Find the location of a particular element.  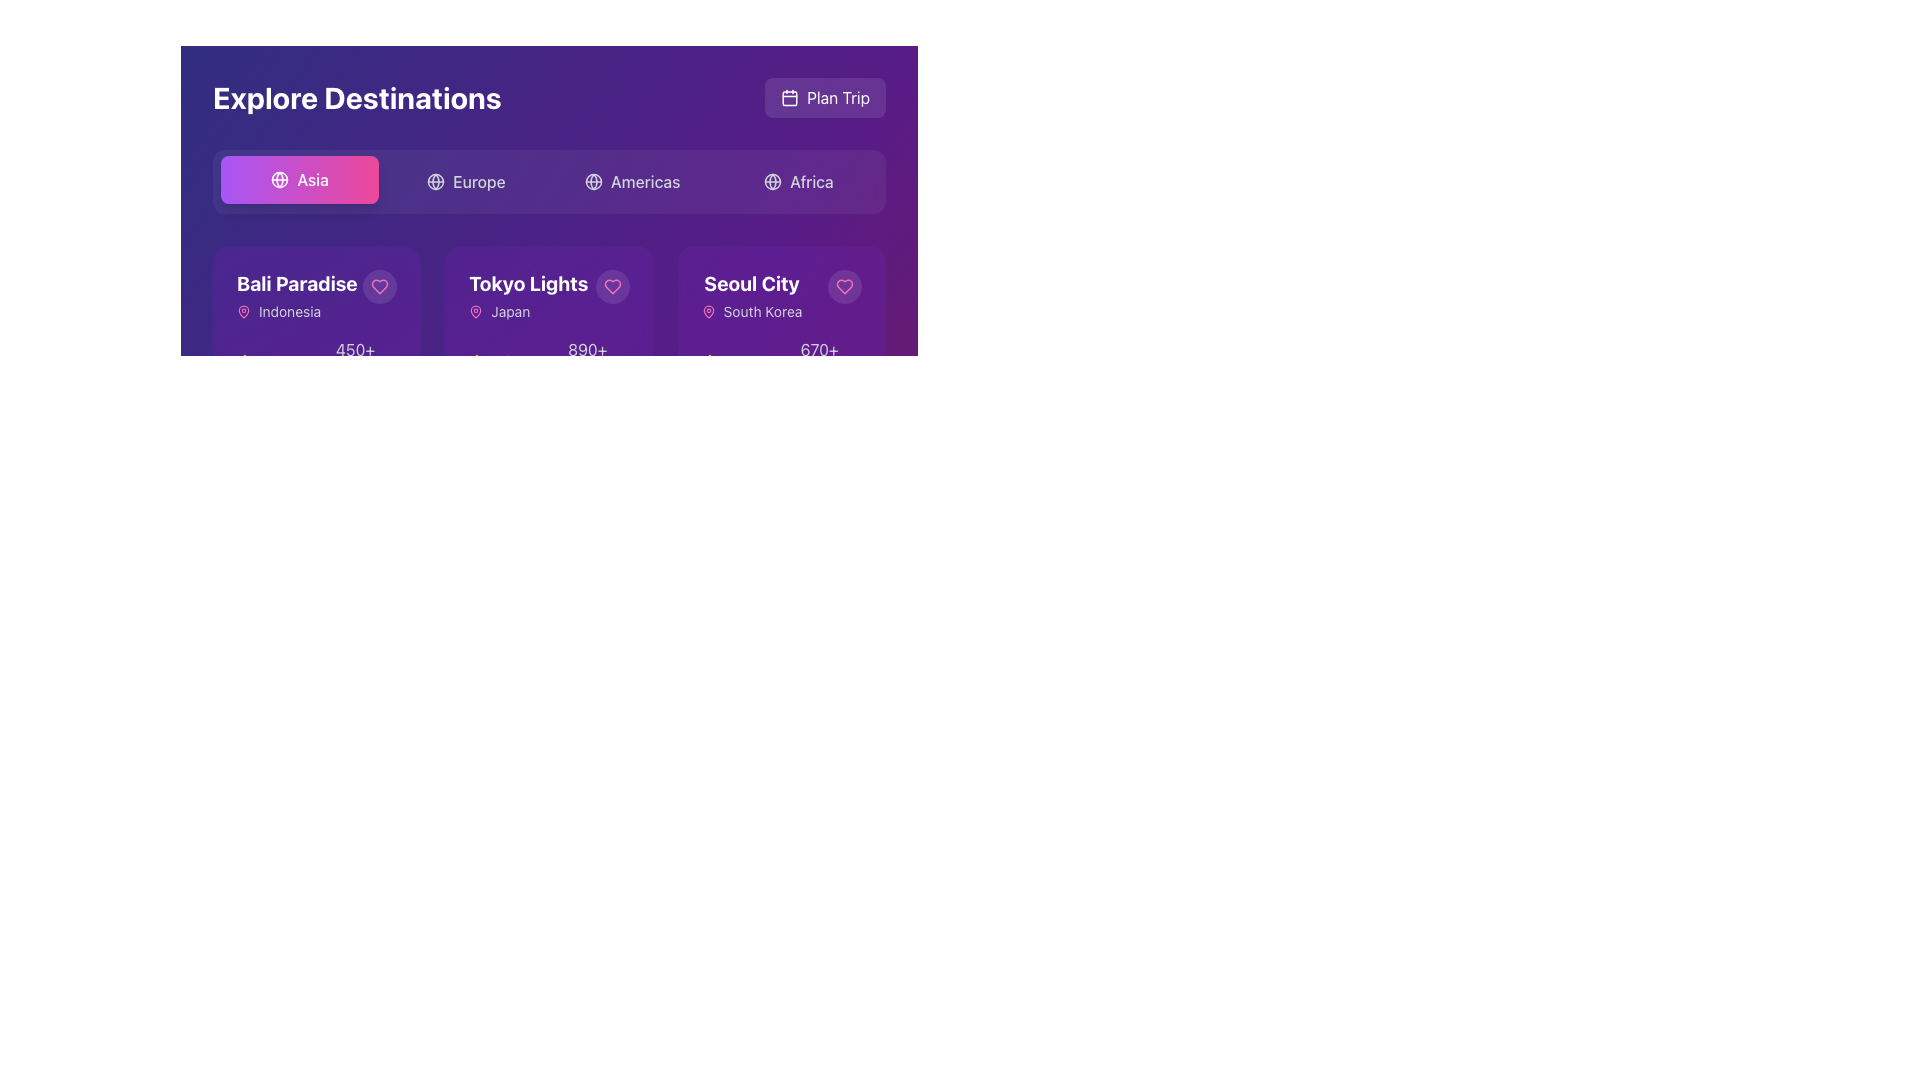

text displayed on the 'Europe' navigation label, which indicates a selectable category for exploring destinations is located at coordinates (478, 181).